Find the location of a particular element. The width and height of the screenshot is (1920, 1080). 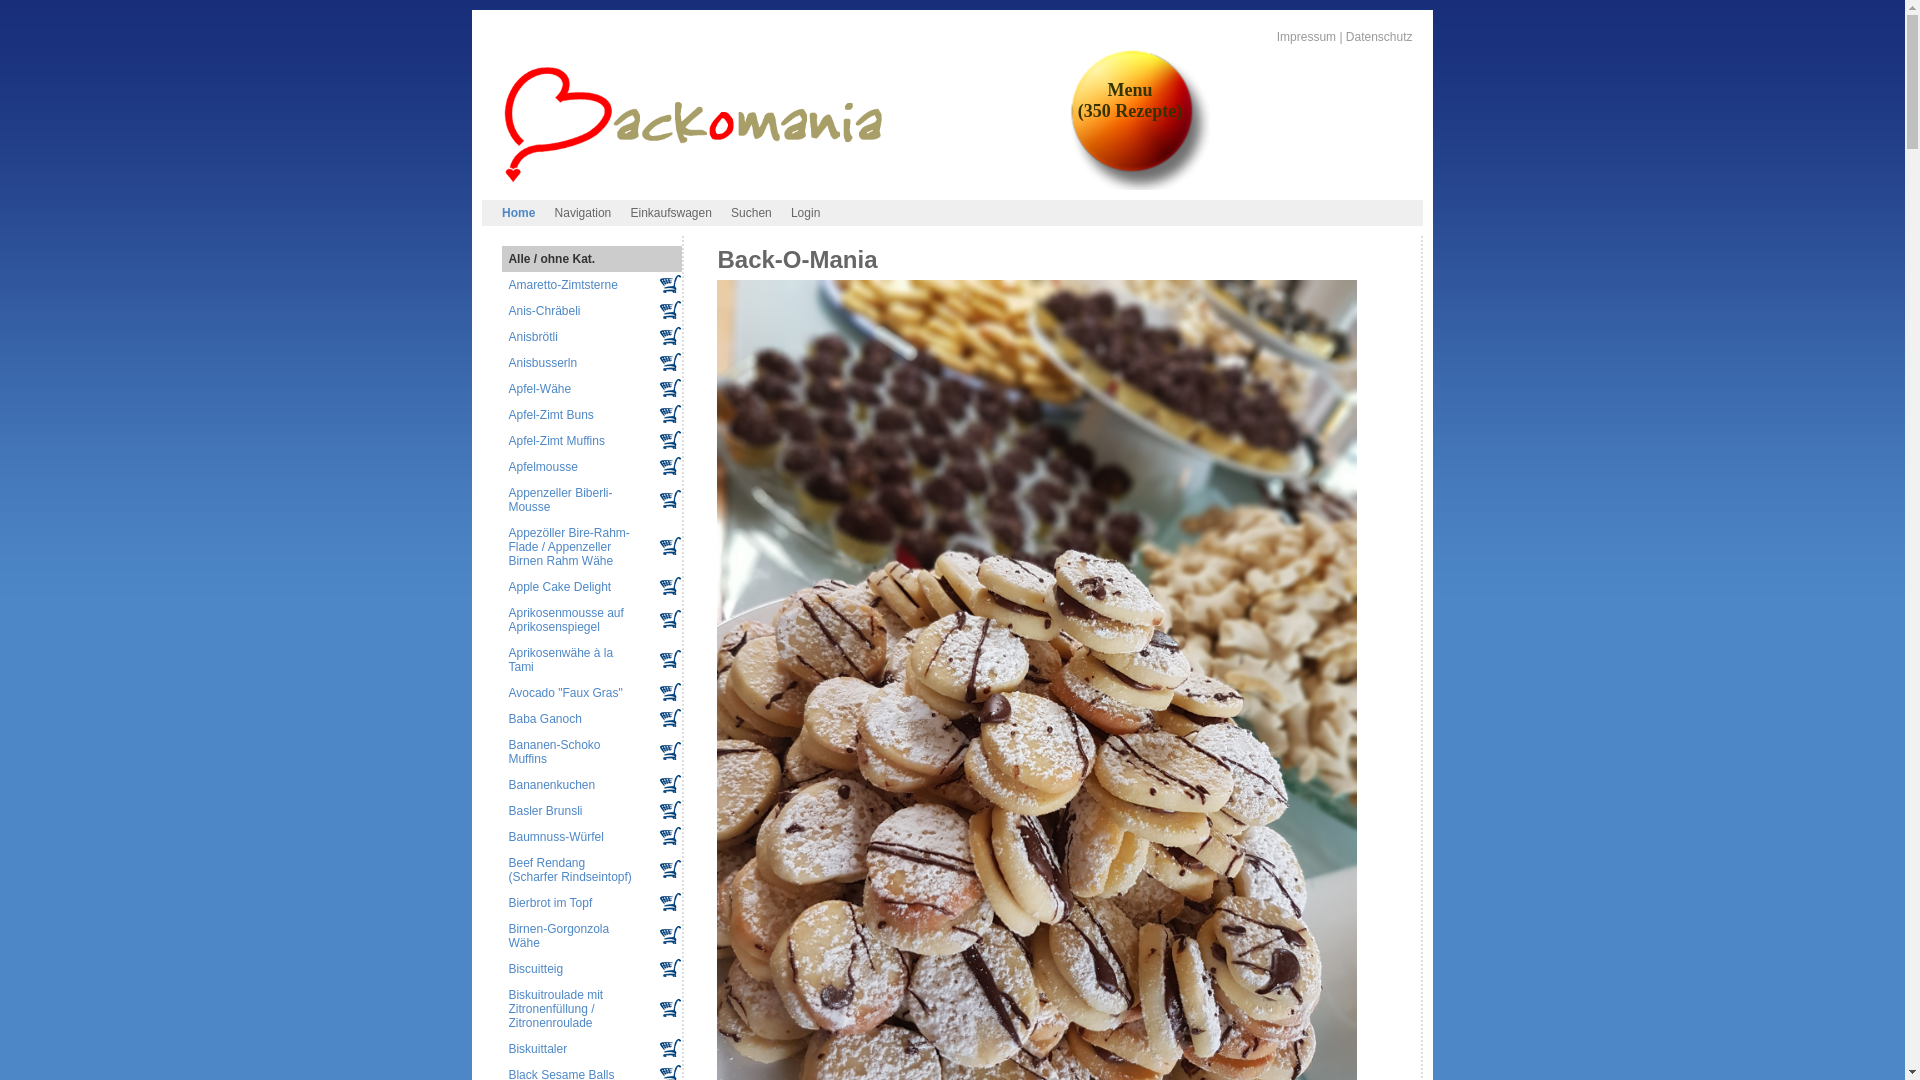

'Aprikosenmousse auf Aprikosenspiegel' is located at coordinates (564, 619).